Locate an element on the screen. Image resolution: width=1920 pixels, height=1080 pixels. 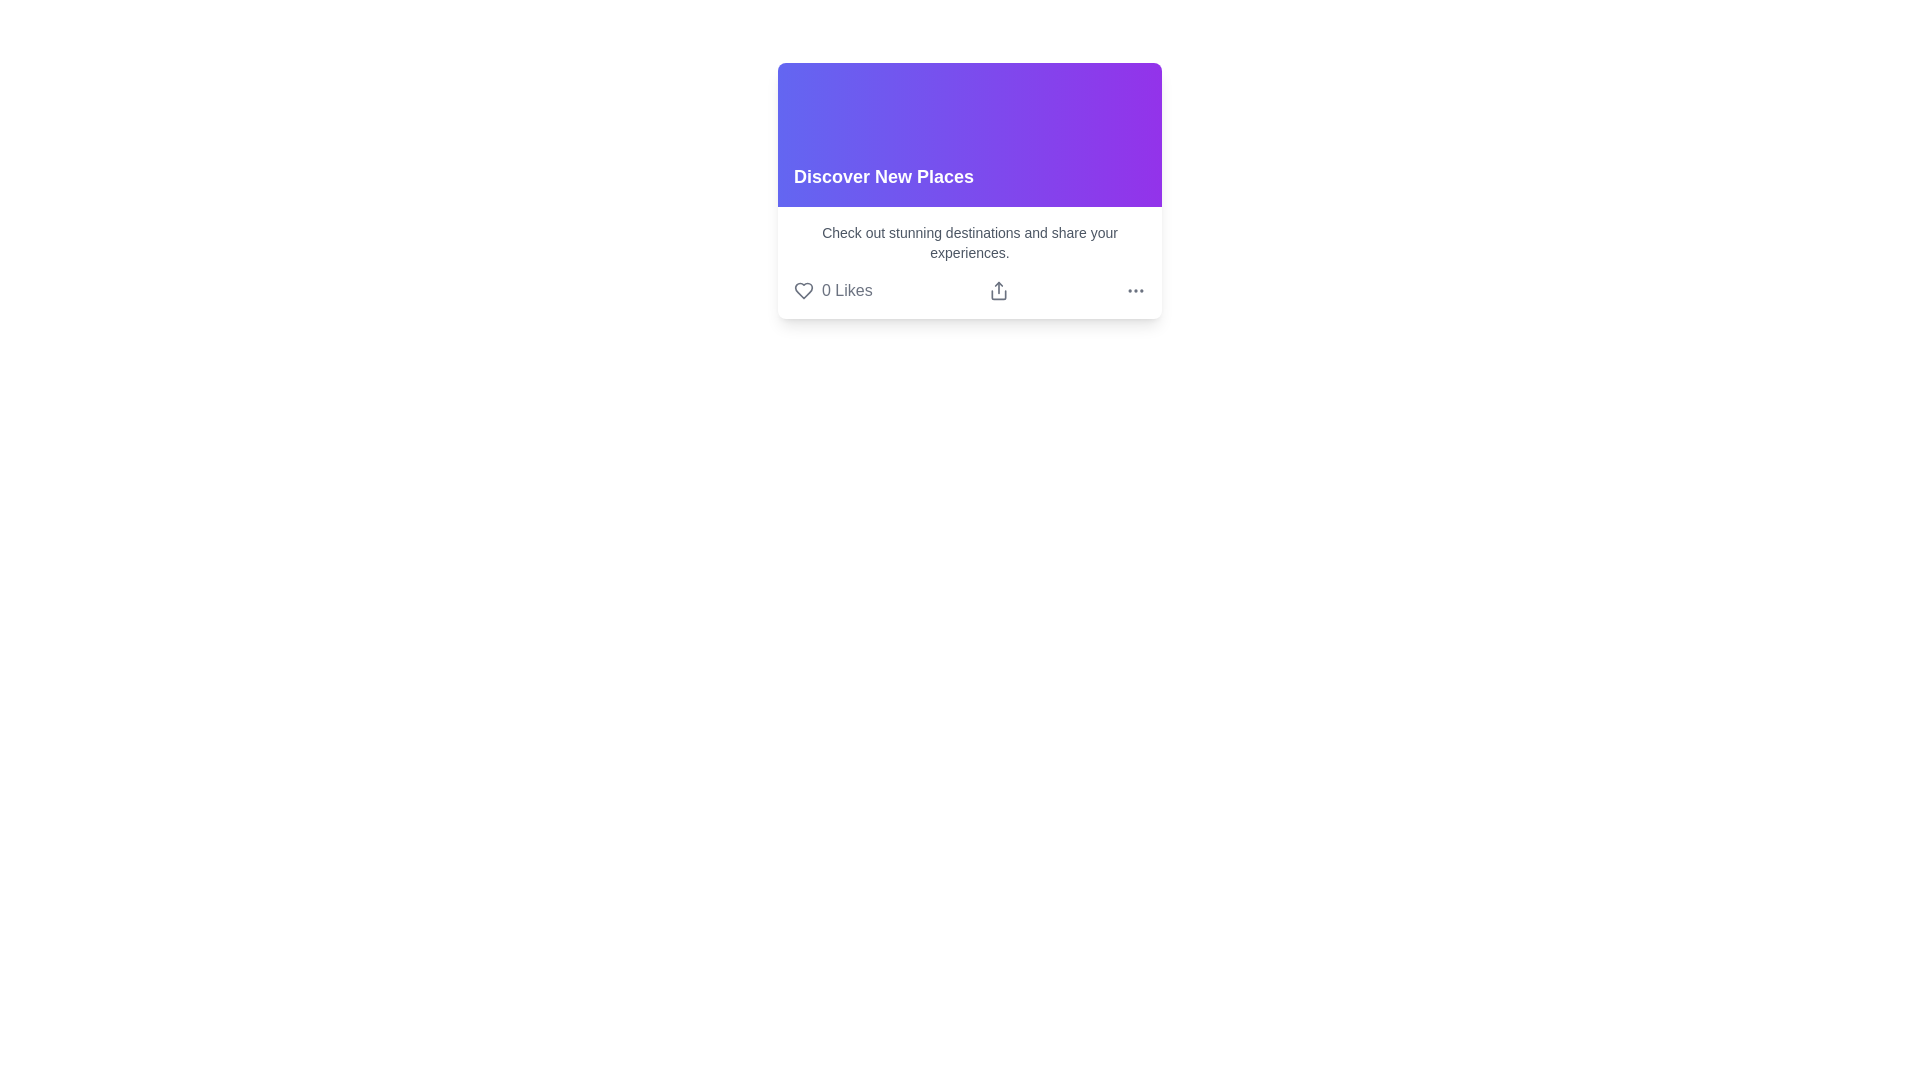
the outlined heart icon located to the left of the text '0 Likes' at the bottom left section of the card interface is located at coordinates (804, 290).